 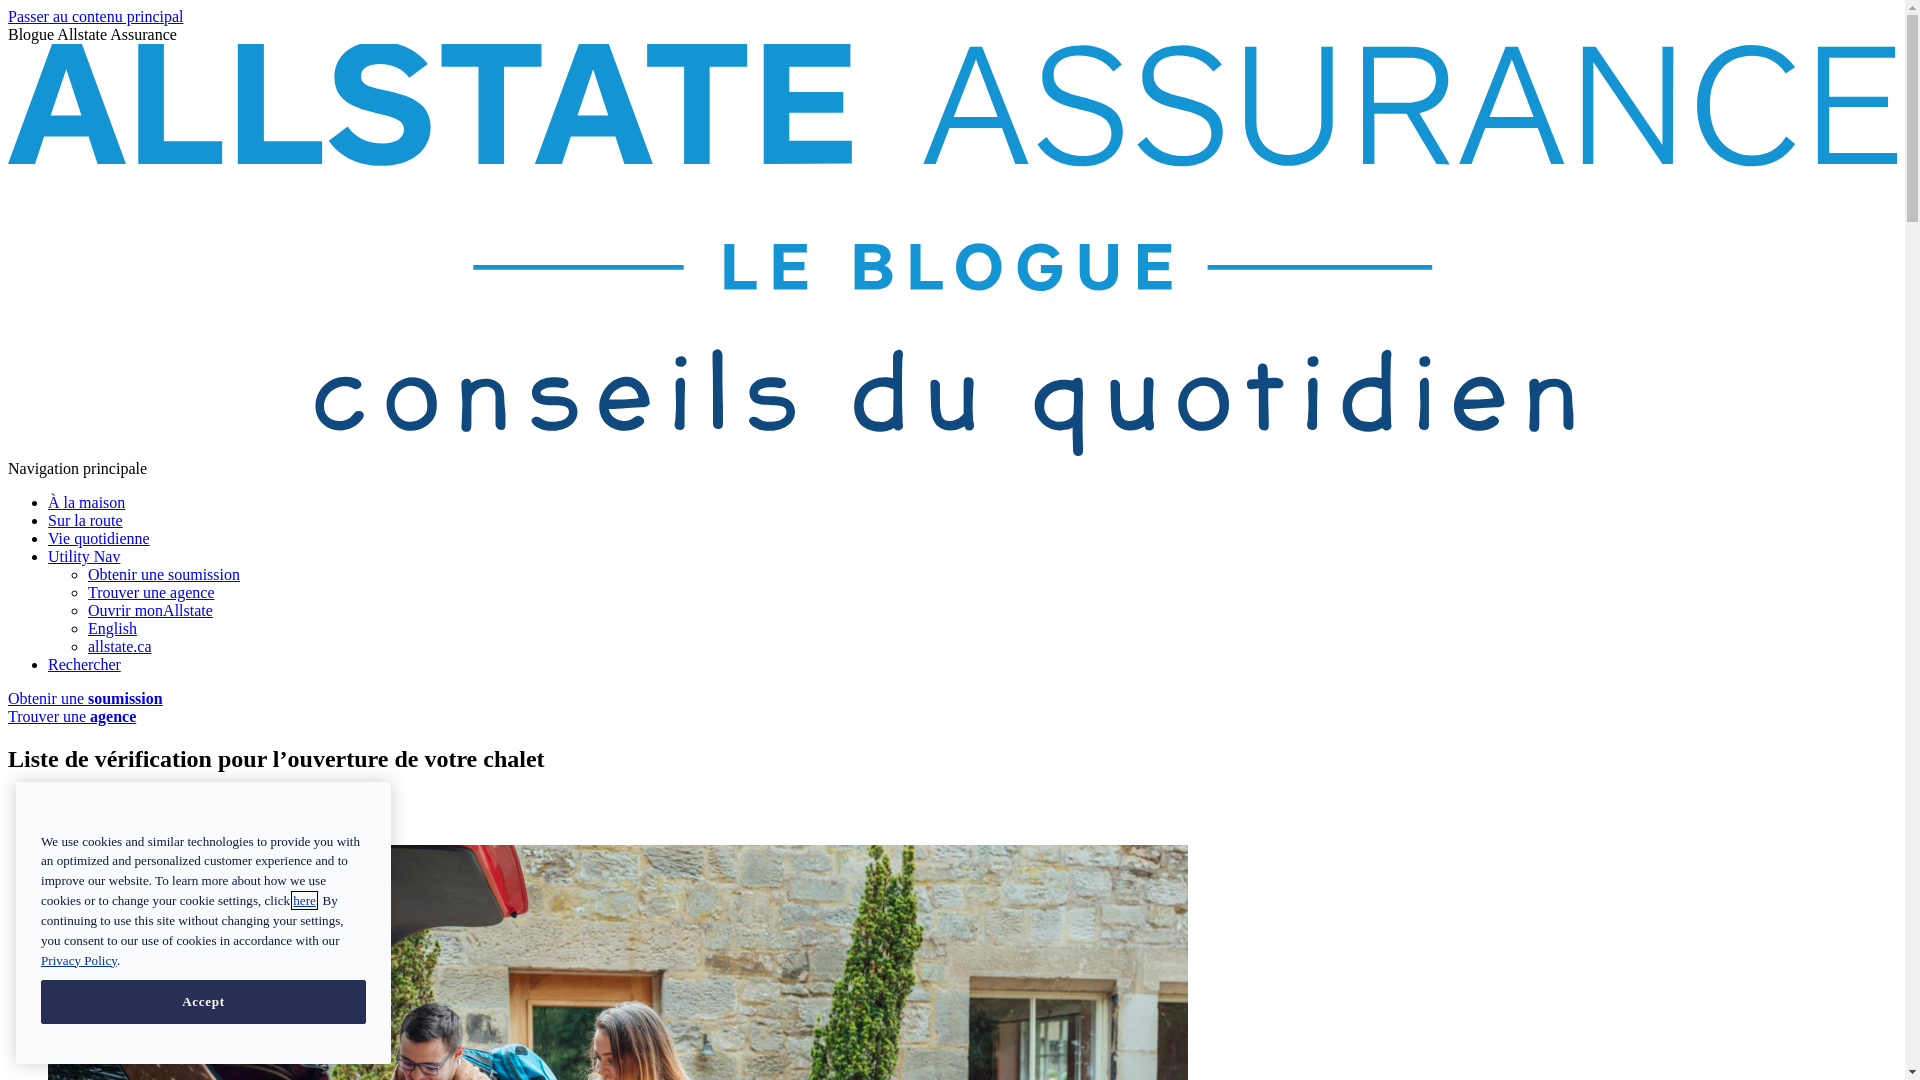 I want to click on 'Sur la route', so click(x=84, y=519).